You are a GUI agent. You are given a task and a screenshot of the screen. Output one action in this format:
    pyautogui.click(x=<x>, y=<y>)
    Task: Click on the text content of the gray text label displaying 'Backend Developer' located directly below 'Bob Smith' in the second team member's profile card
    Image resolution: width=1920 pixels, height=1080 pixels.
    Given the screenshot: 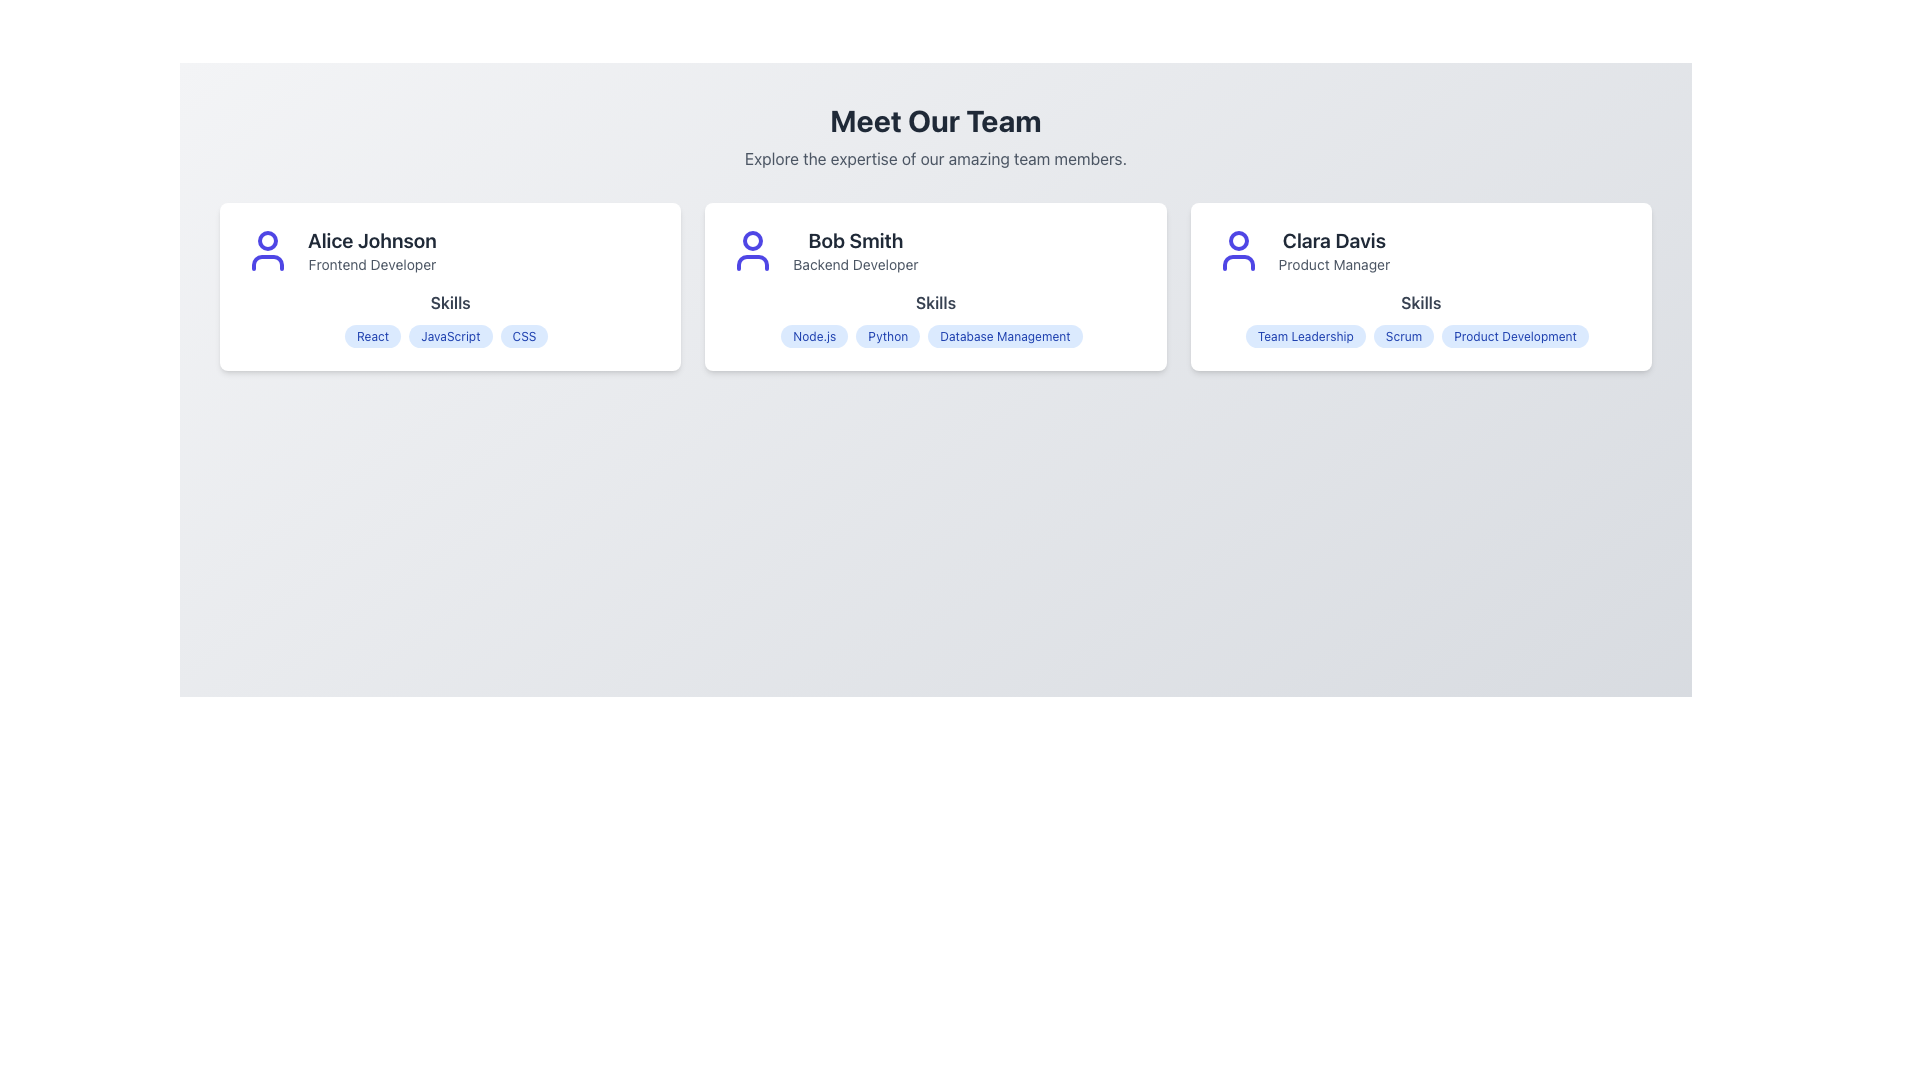 What is the action you would take?
    pyautogui.click(x=855, y=264)
    